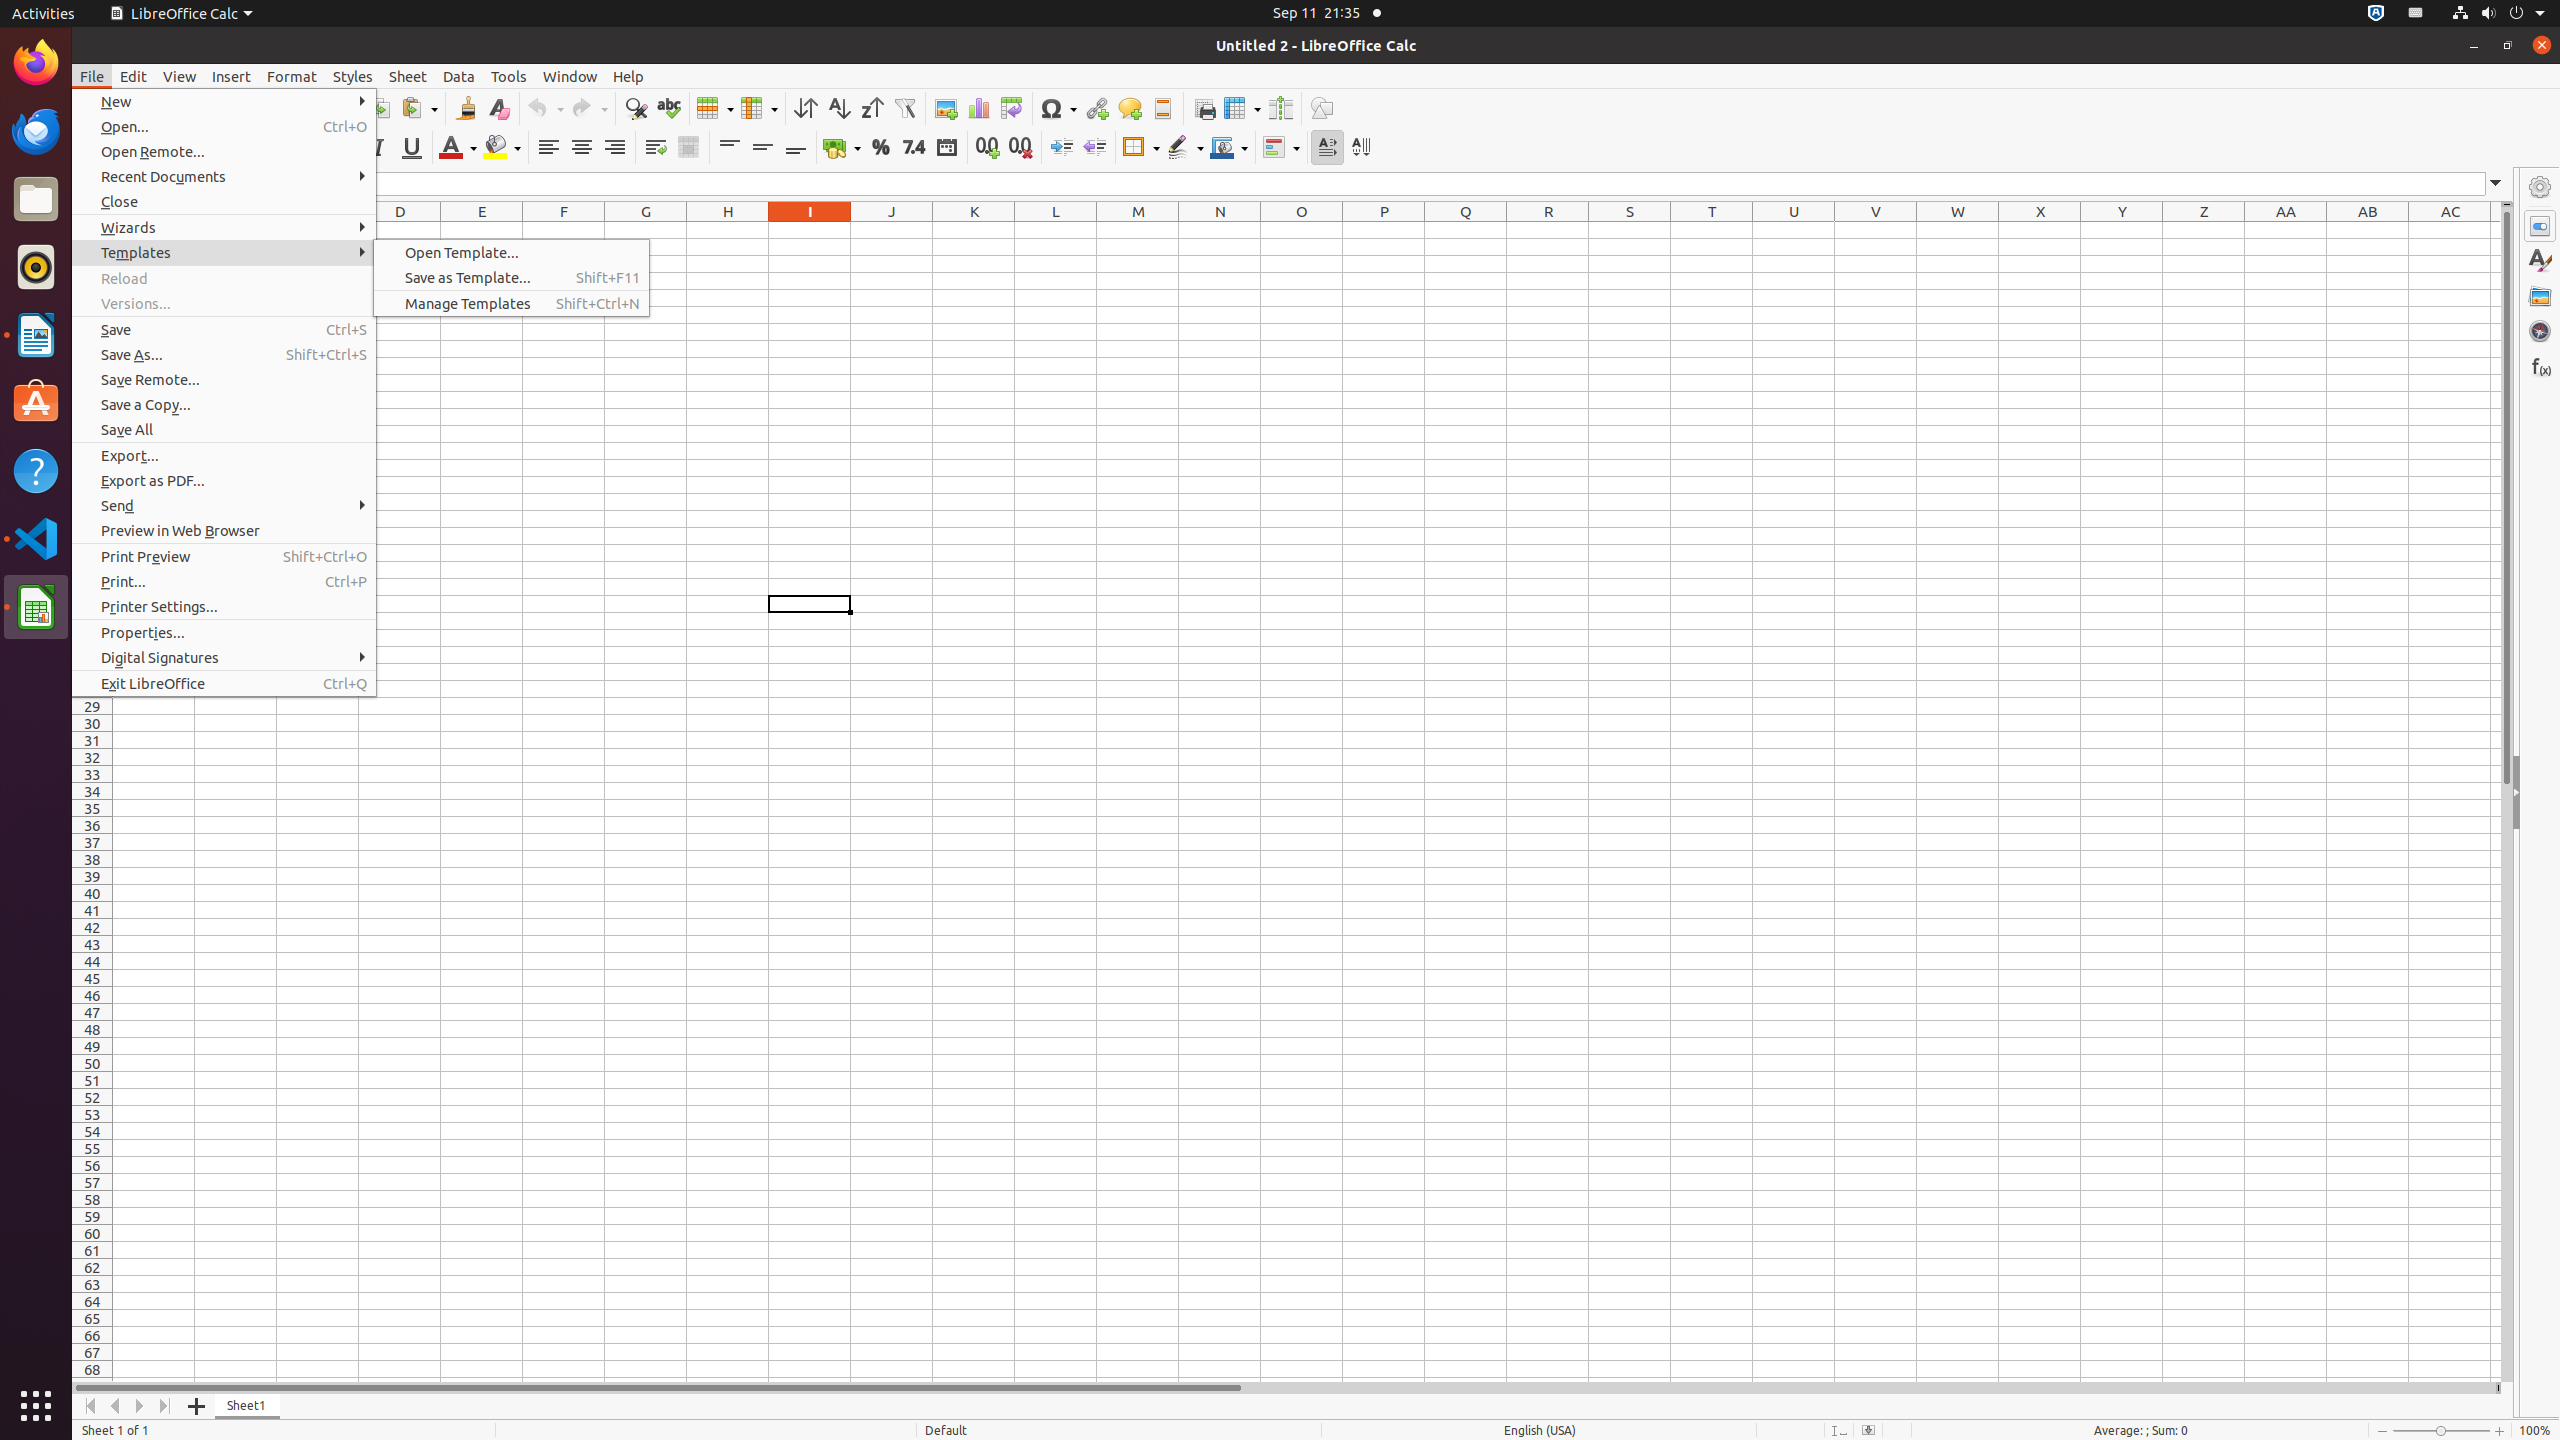  Describe the element at coordinates (2539, 365) in the screenshot. I see `'Functions'` at that location.